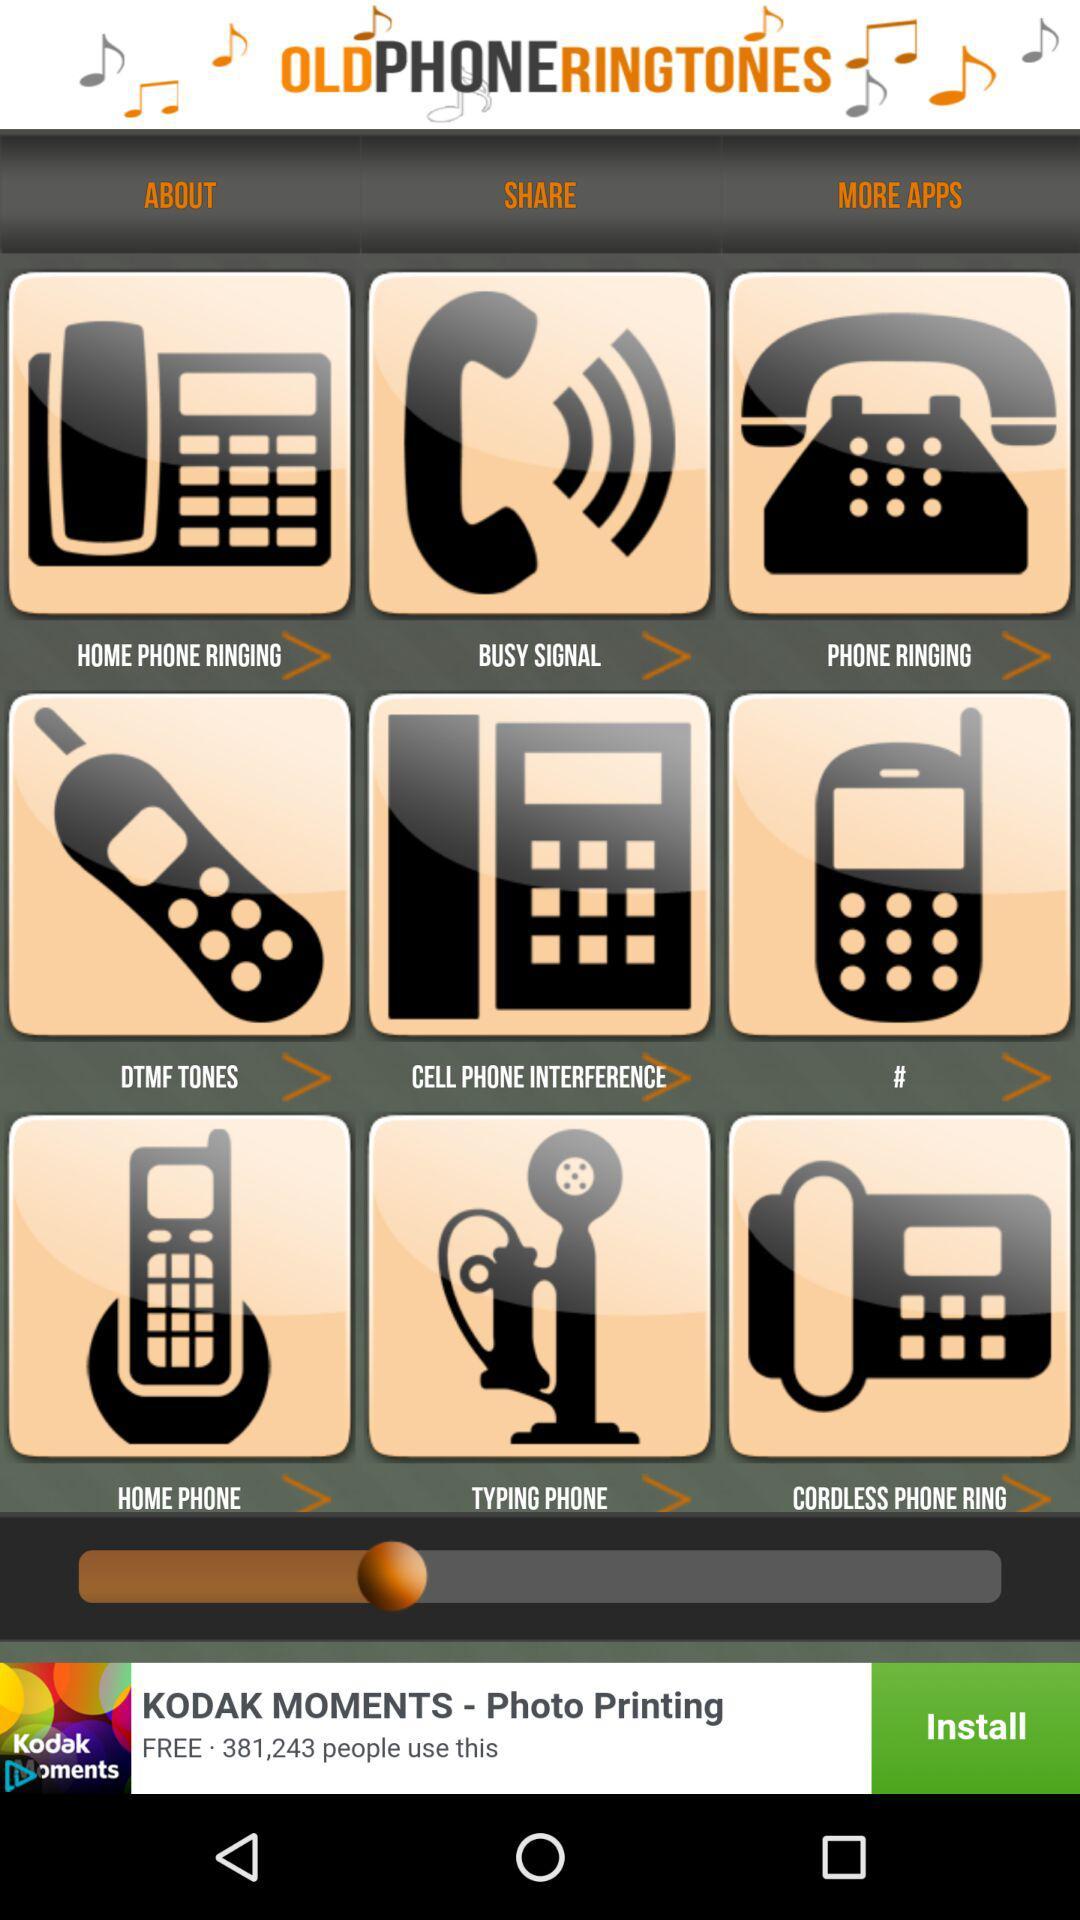 This screenshot has height=1920, width=1080. Describe the element at coordinates (306, 1487) in the screenshot. I see `go back` at that location.